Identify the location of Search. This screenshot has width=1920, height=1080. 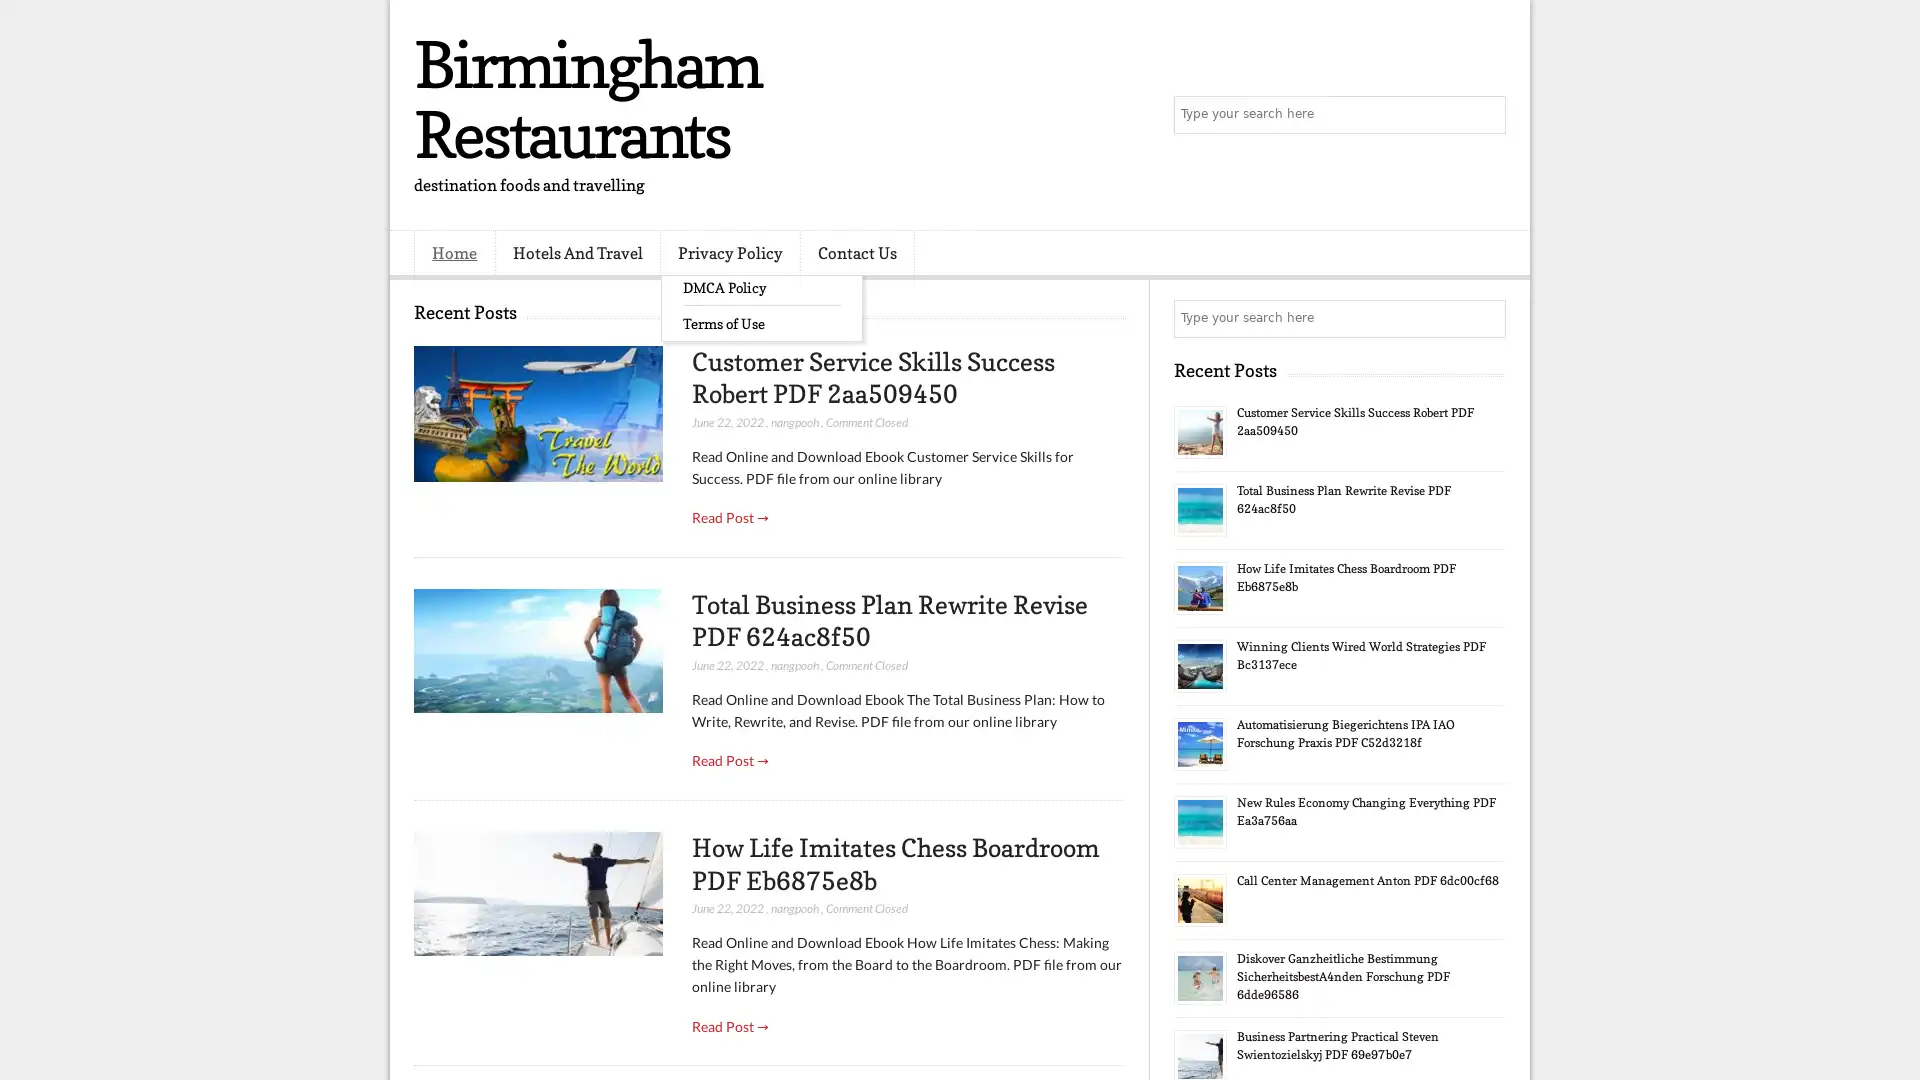
(1485, 318).